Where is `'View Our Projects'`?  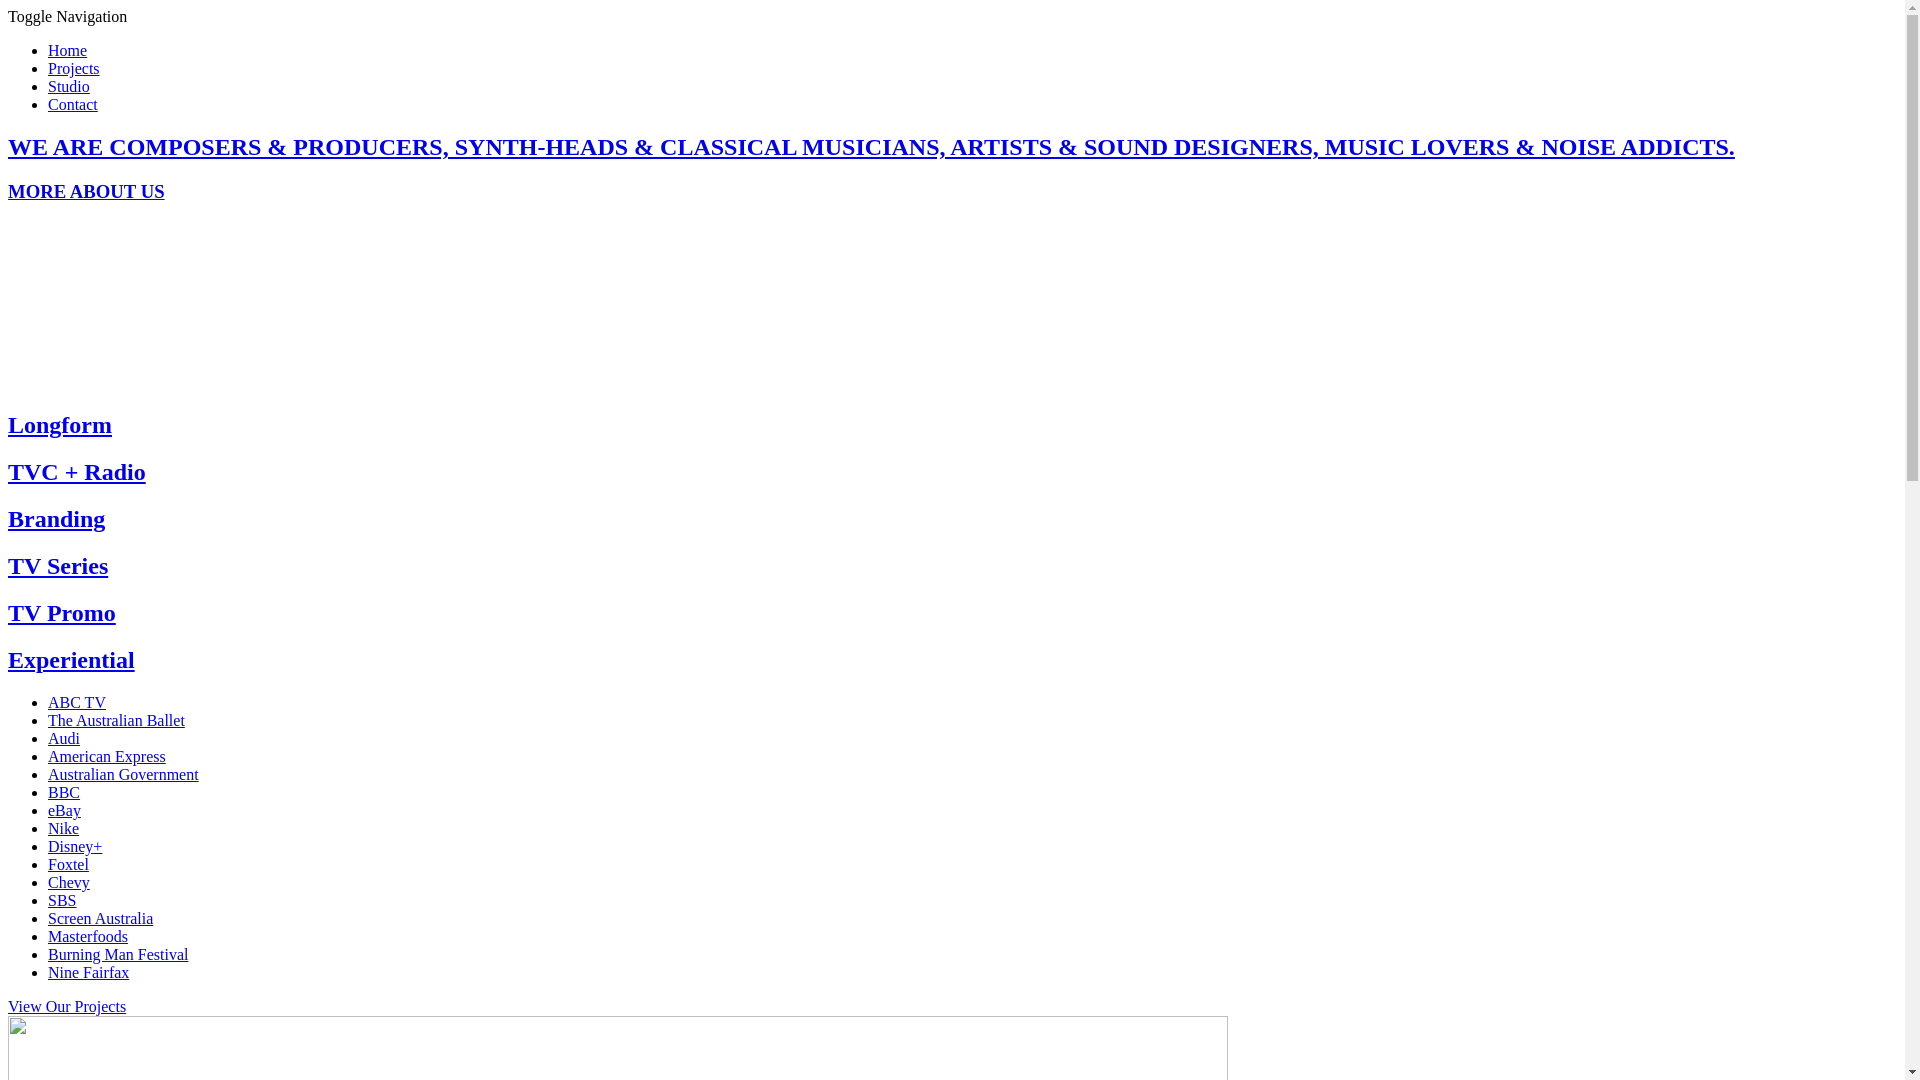 'View Our Projects' is located at coordinates (67, 1006).